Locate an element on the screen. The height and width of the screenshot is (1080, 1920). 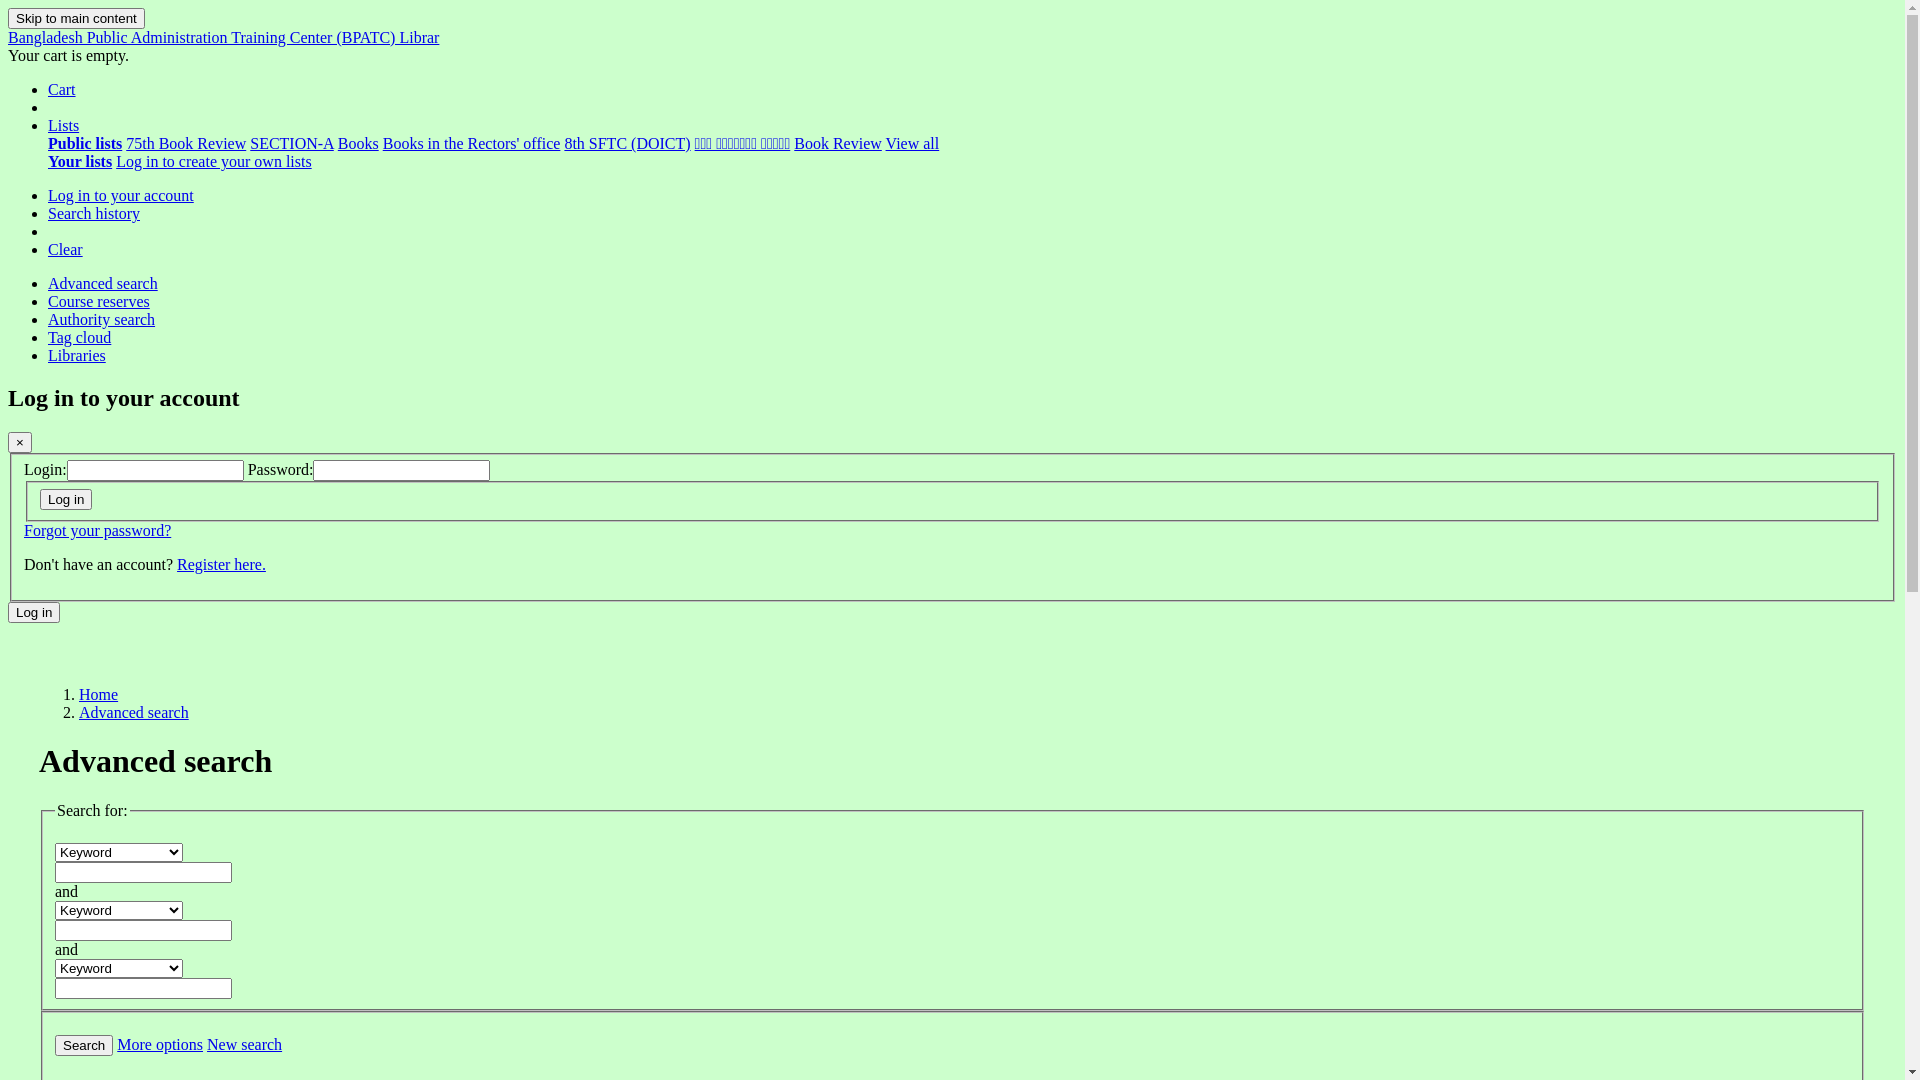
'Authority search' is located at coordinates (100, 318).